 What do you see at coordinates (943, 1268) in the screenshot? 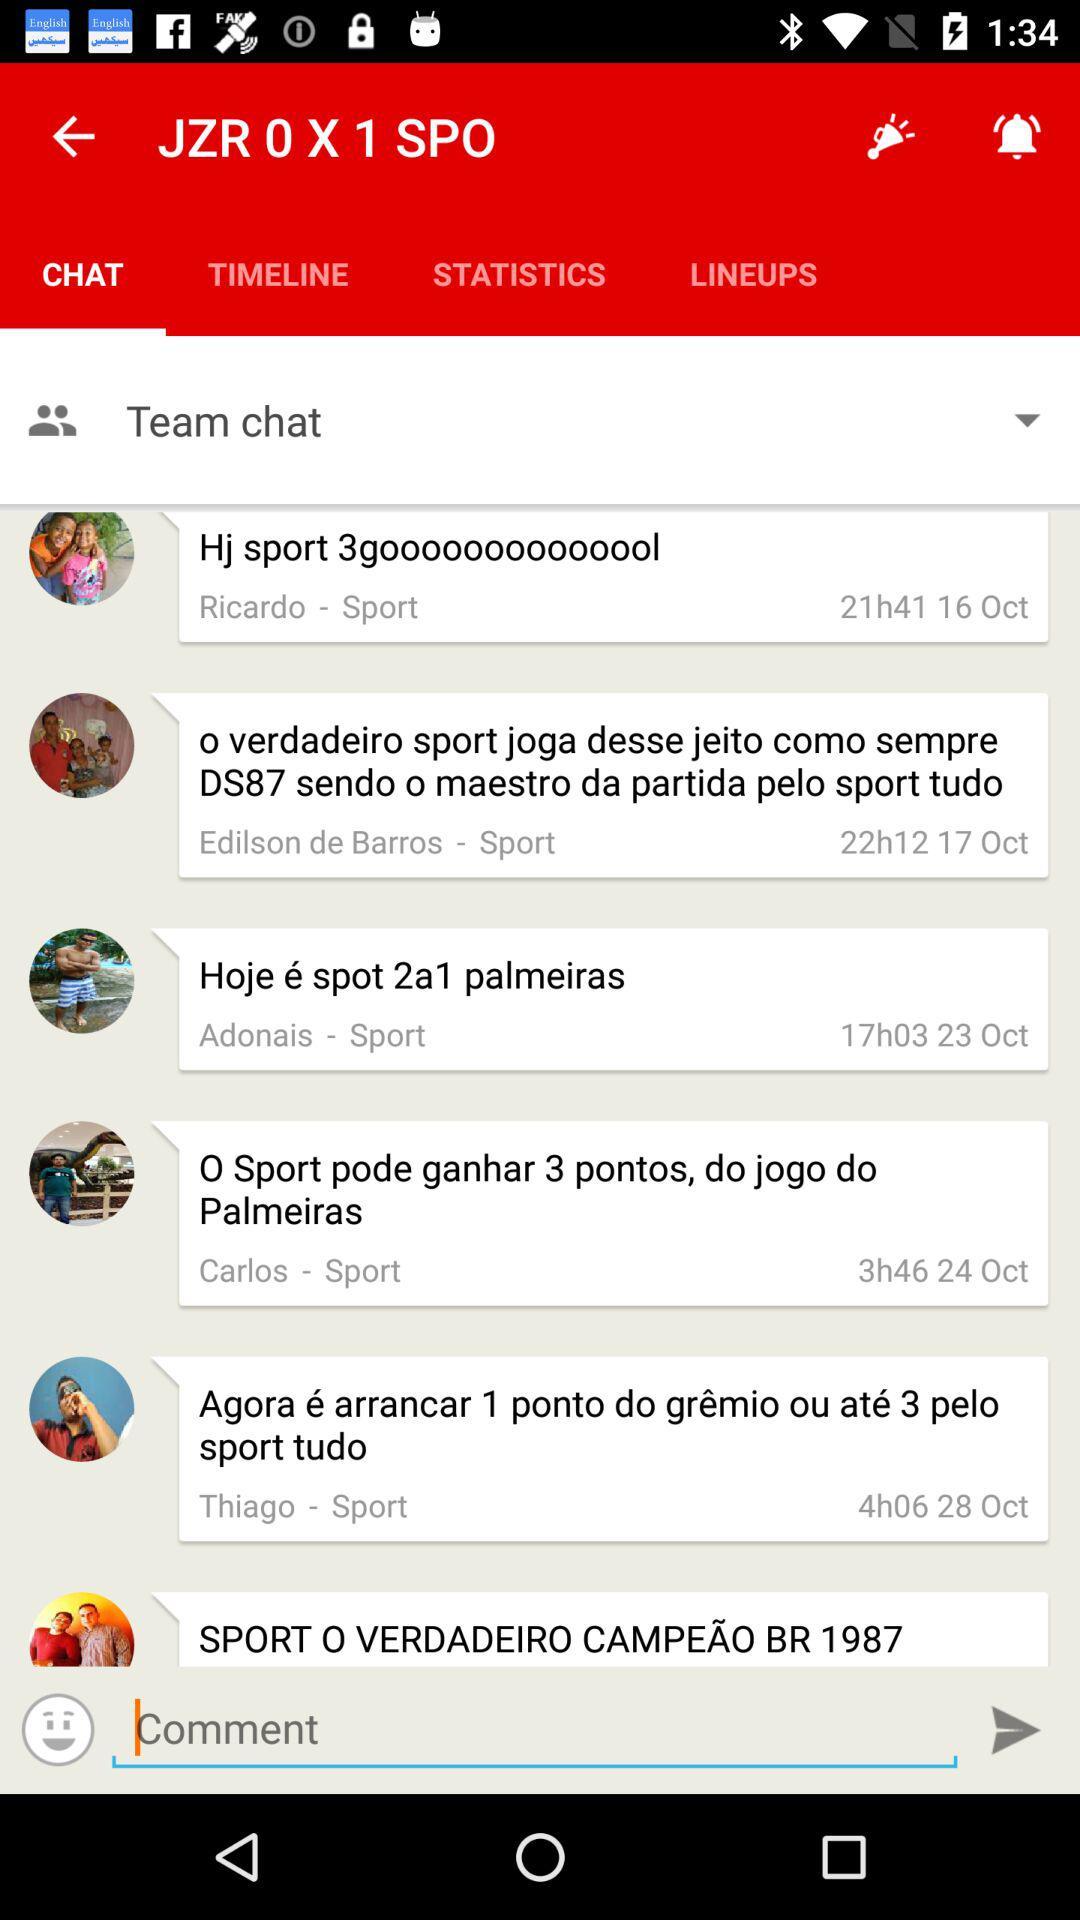
I see `the app to the right of sport item` at bounding box center [943, 1268].